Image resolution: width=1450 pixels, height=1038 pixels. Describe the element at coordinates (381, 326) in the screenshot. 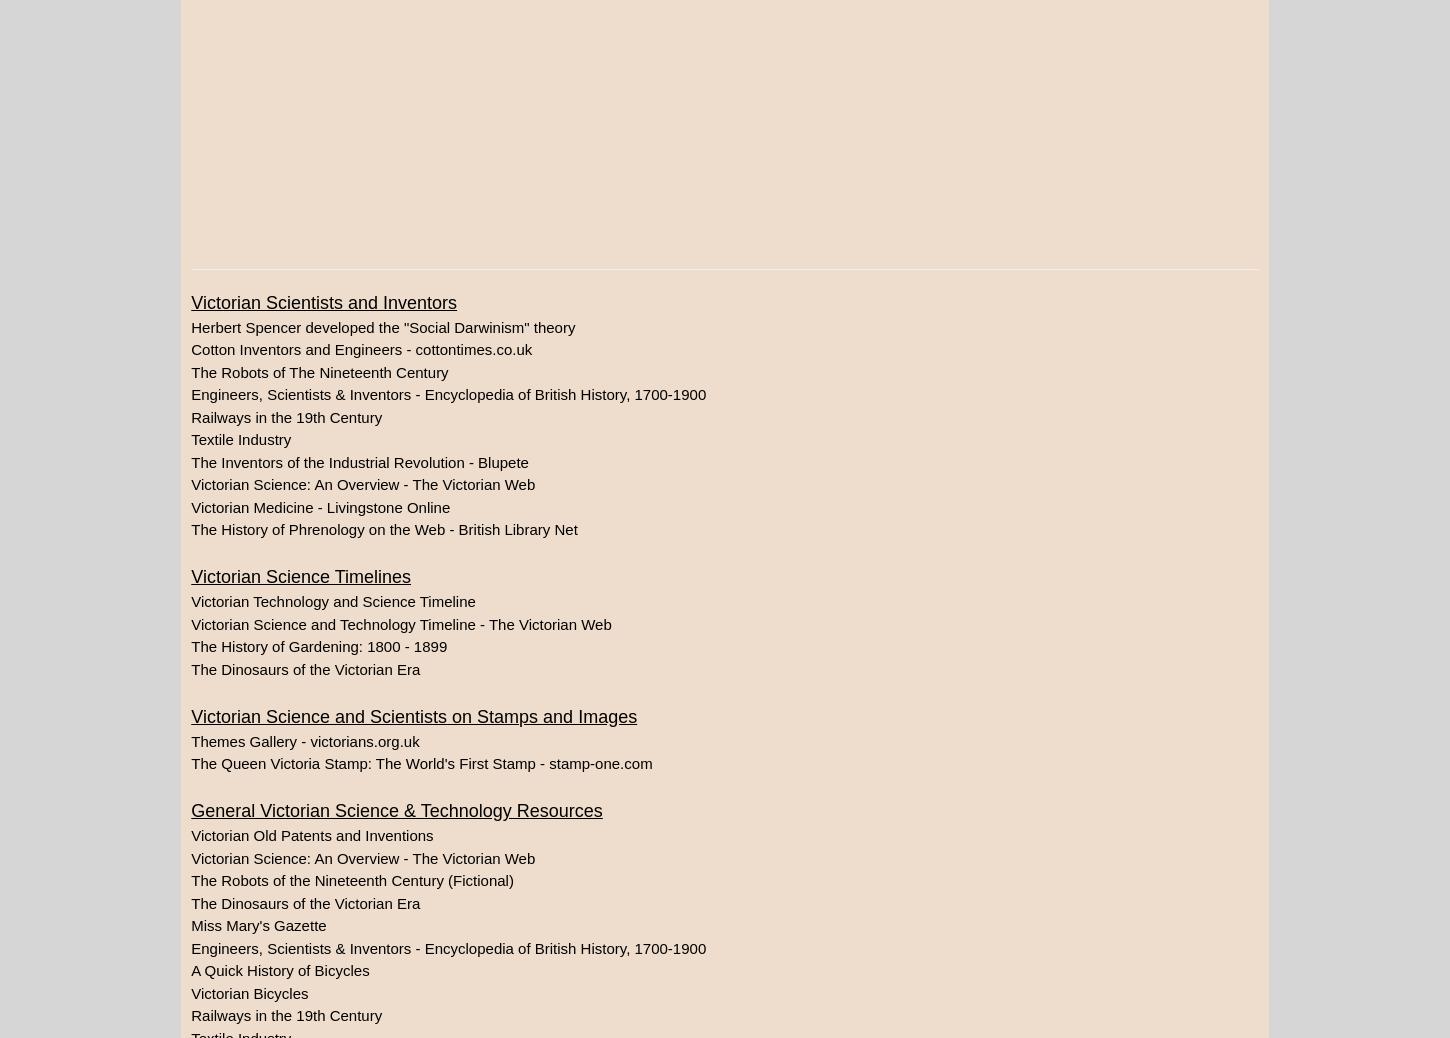

I see `'Herbert Spencer developed the "Social Darwinism" theory'` at that location.